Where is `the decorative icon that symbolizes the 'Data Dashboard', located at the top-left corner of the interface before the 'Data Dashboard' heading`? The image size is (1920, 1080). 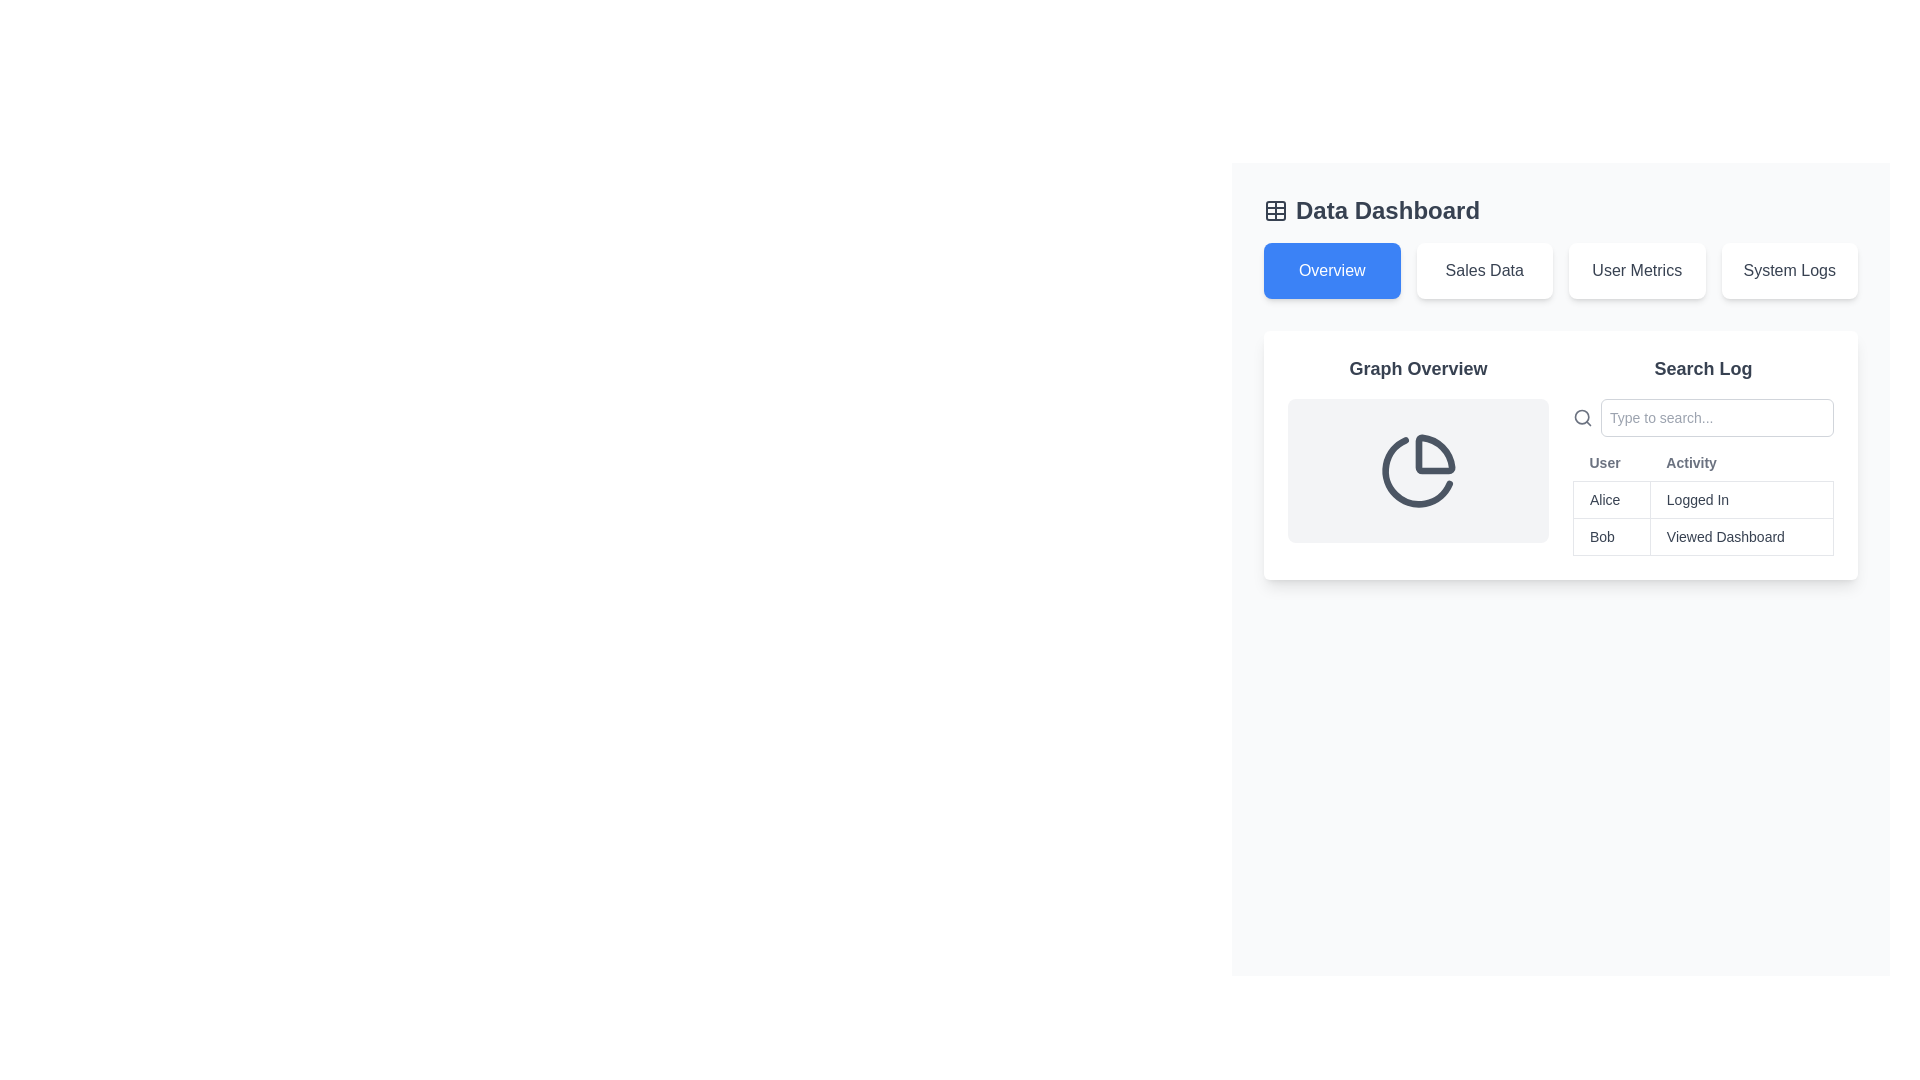
the decorative icon that symbolizes the 'Data Dashboard', located at the top-left corner of the interface before the 'Data Dashboard' heading is located at coordinates (1275, 211).